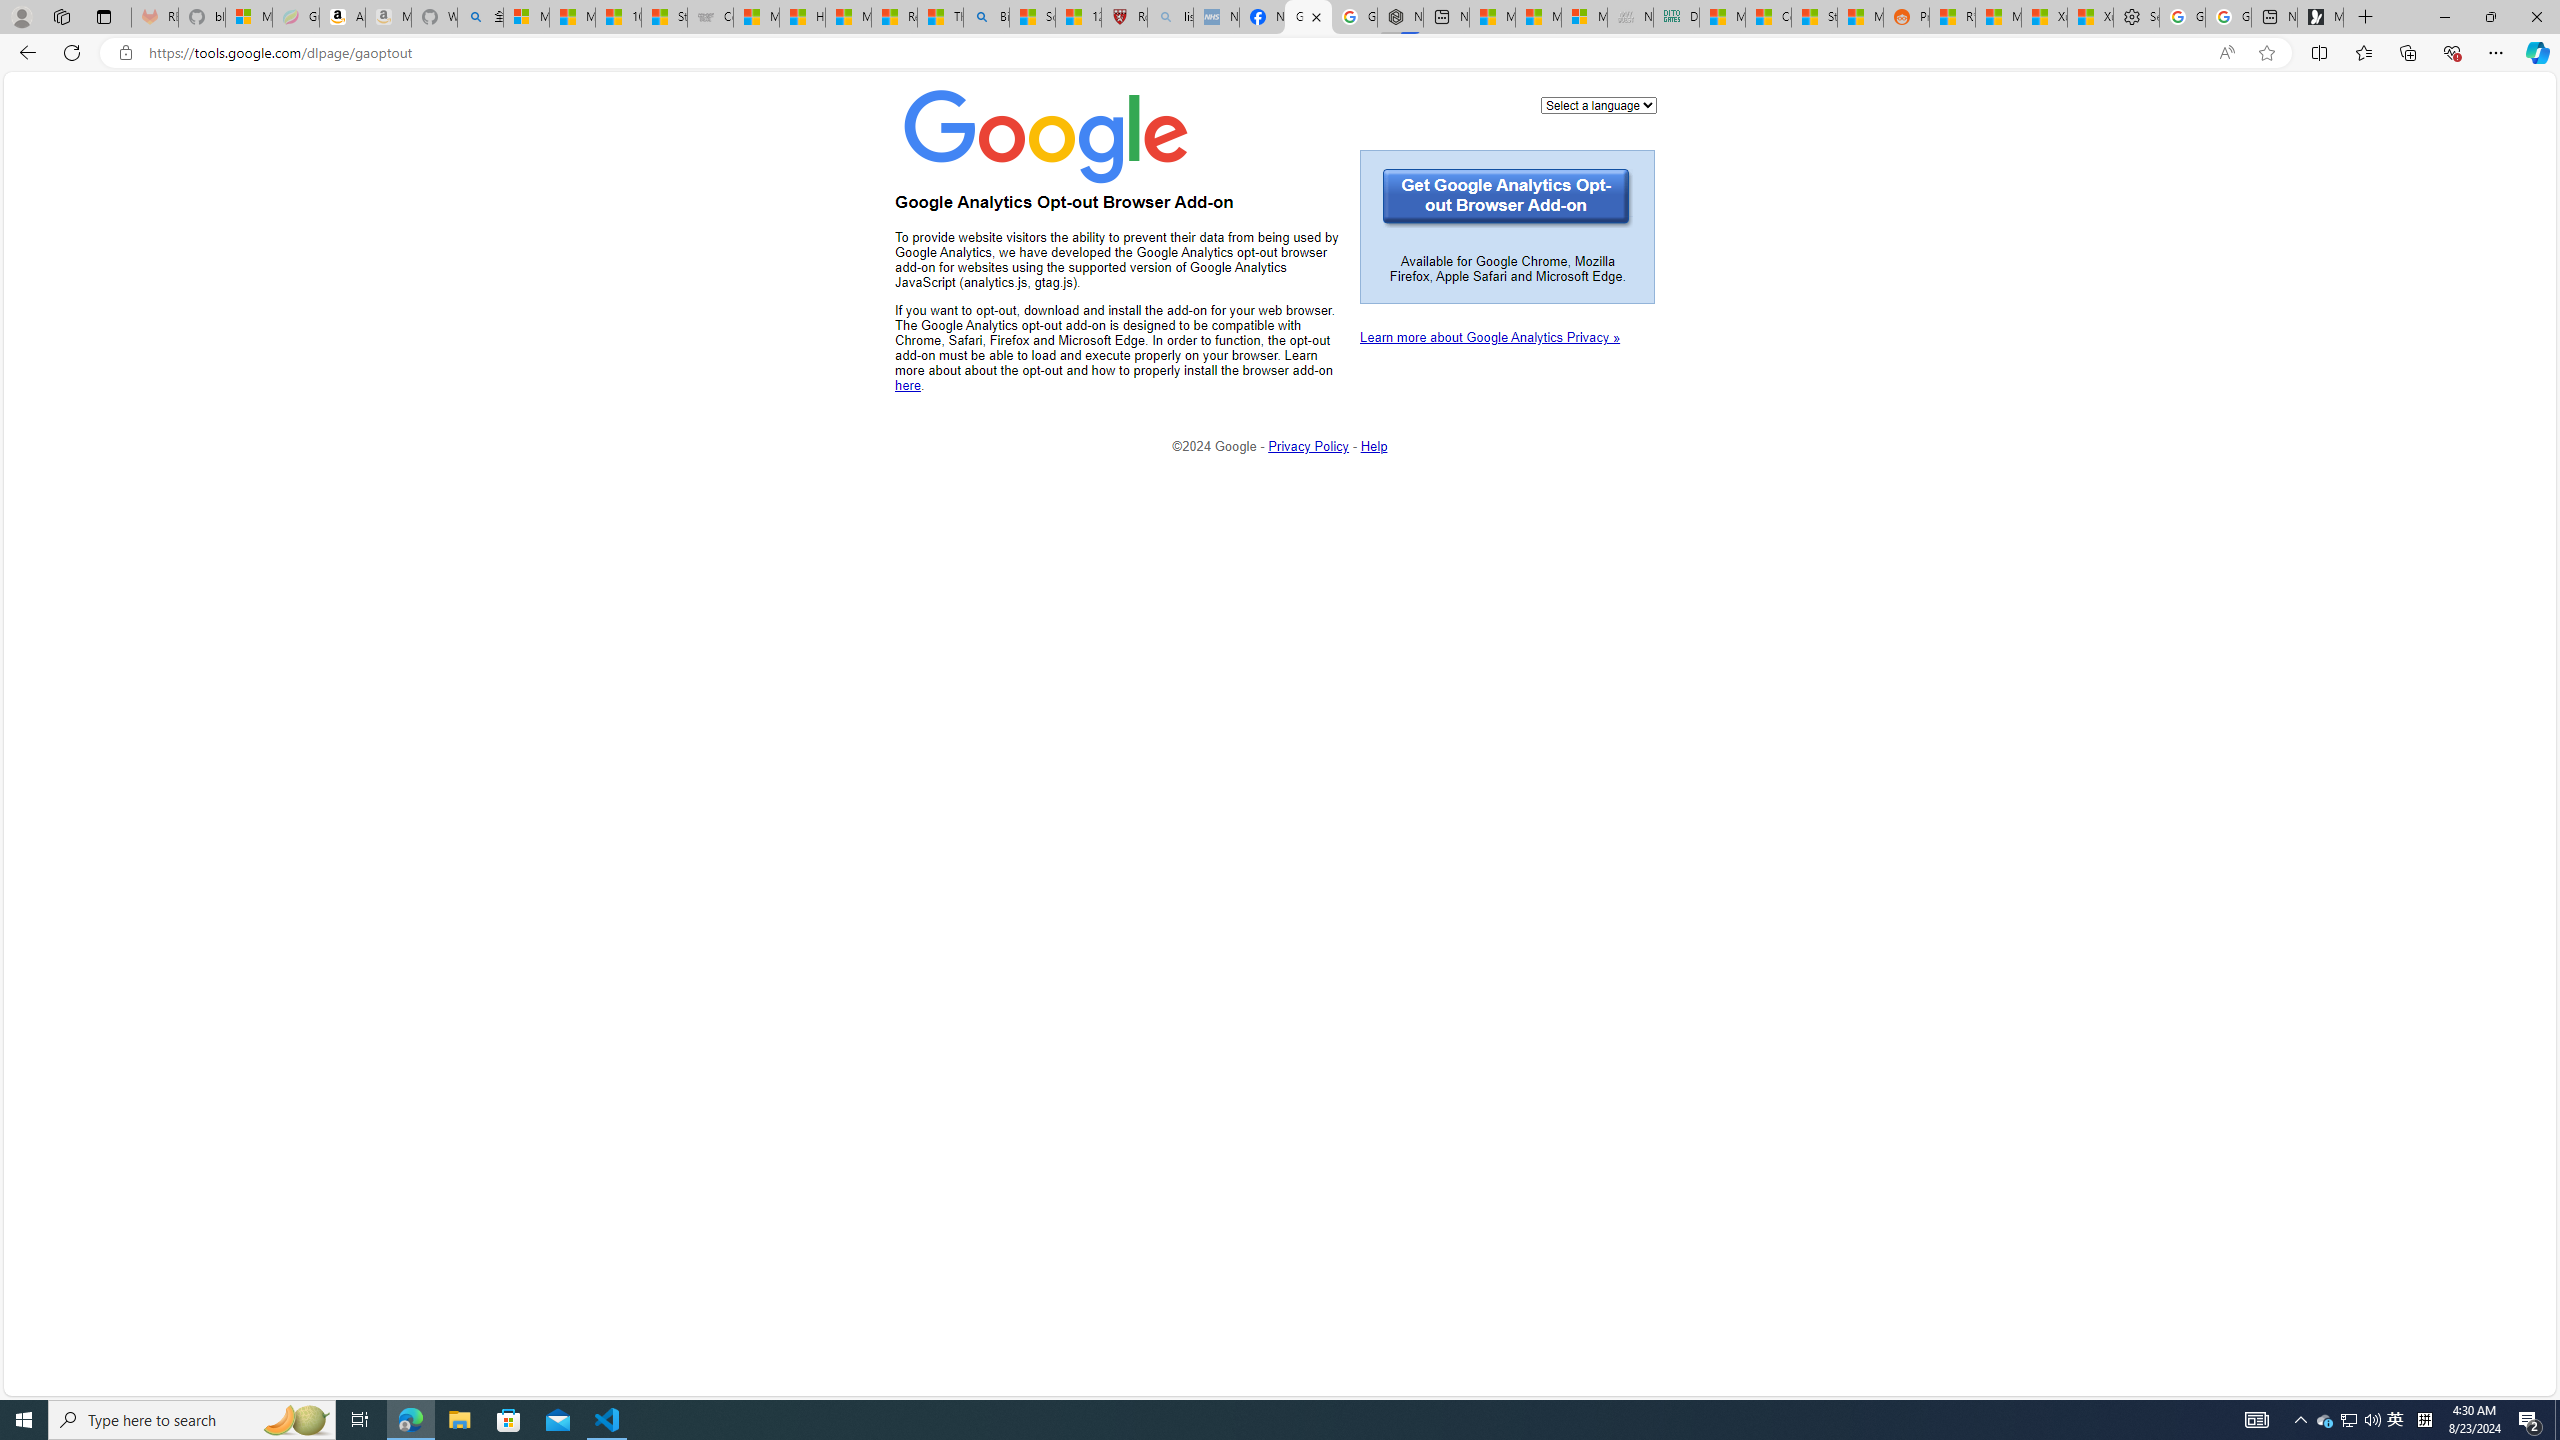 This screenshot has height=1440, width=2560. What do you see at coordinates (1597, 104) in the screenshot?
I see `'Language'` at bounding box center [1597, 104].